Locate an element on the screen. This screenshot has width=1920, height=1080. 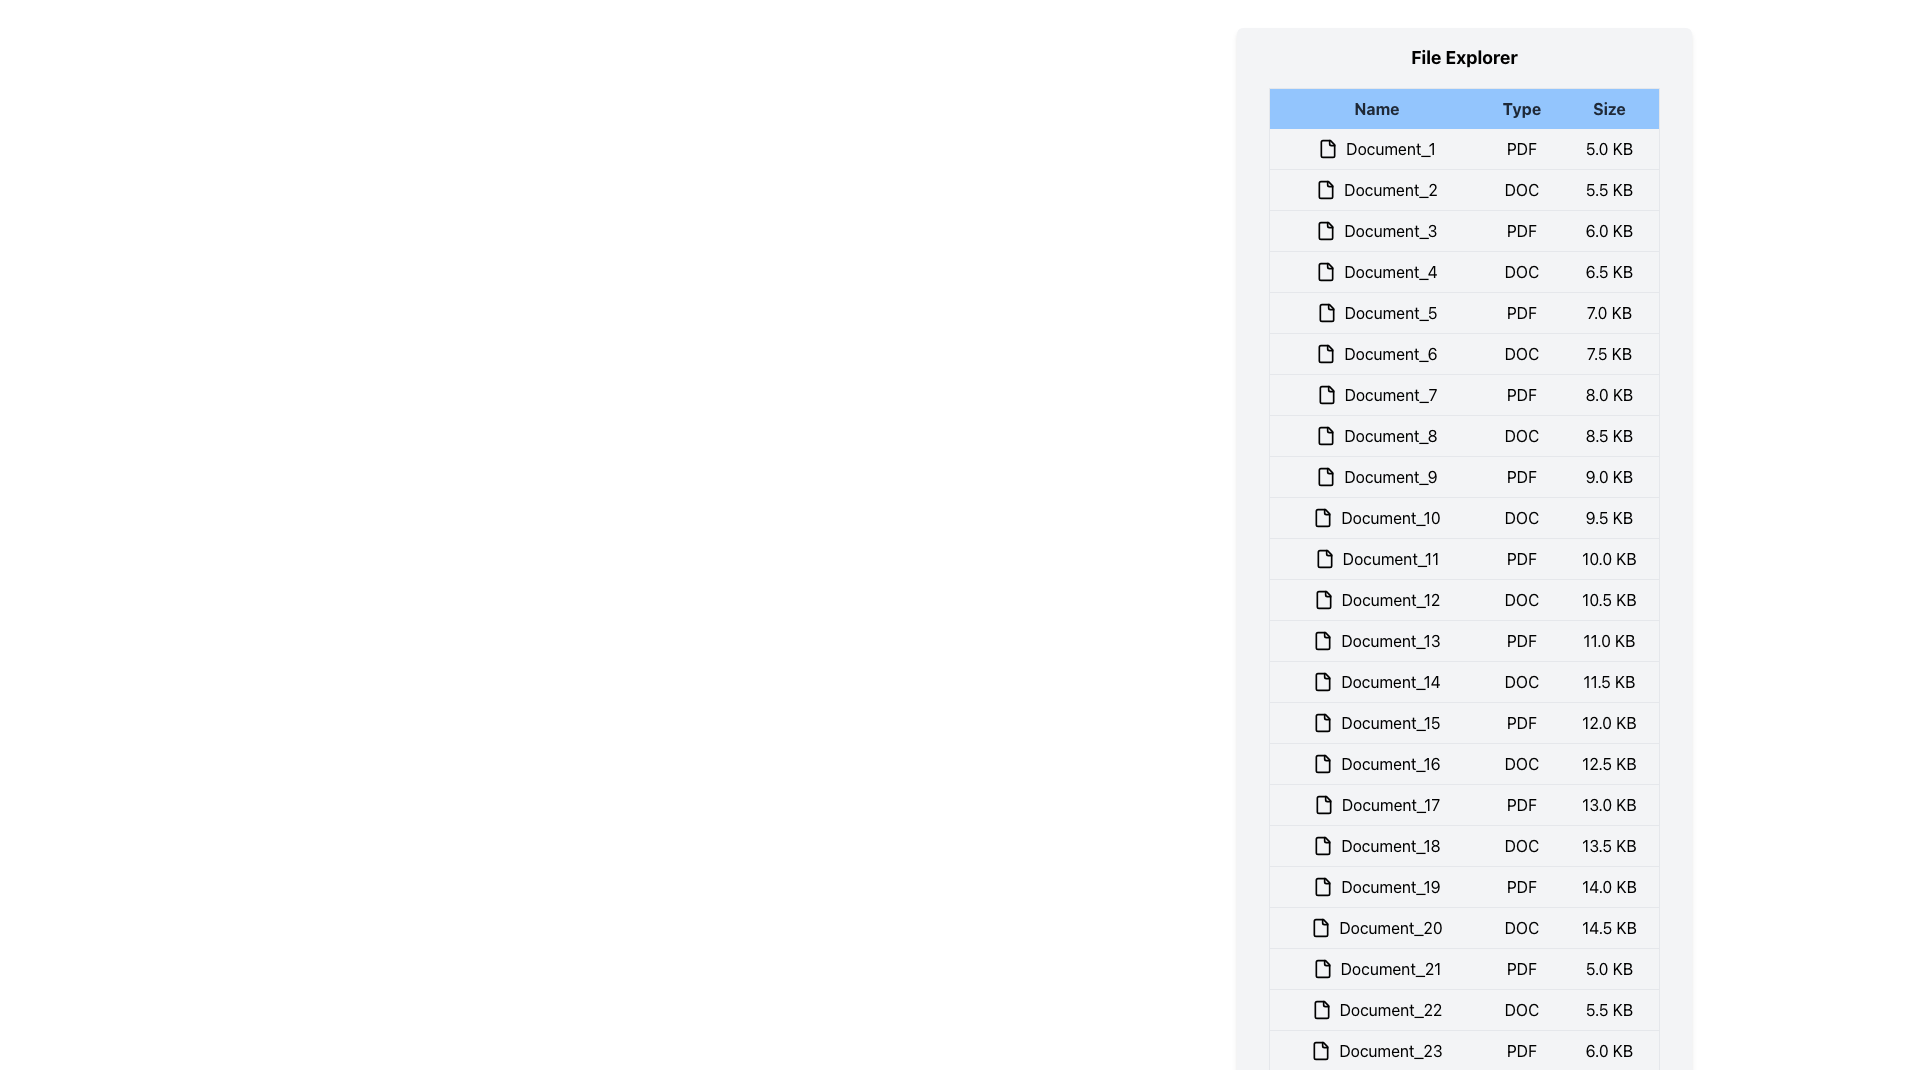
the decorative 'document' icon located in the ninth row of the file explorer list next to the text 'Document_9' is located at coordinates (1326, 477).